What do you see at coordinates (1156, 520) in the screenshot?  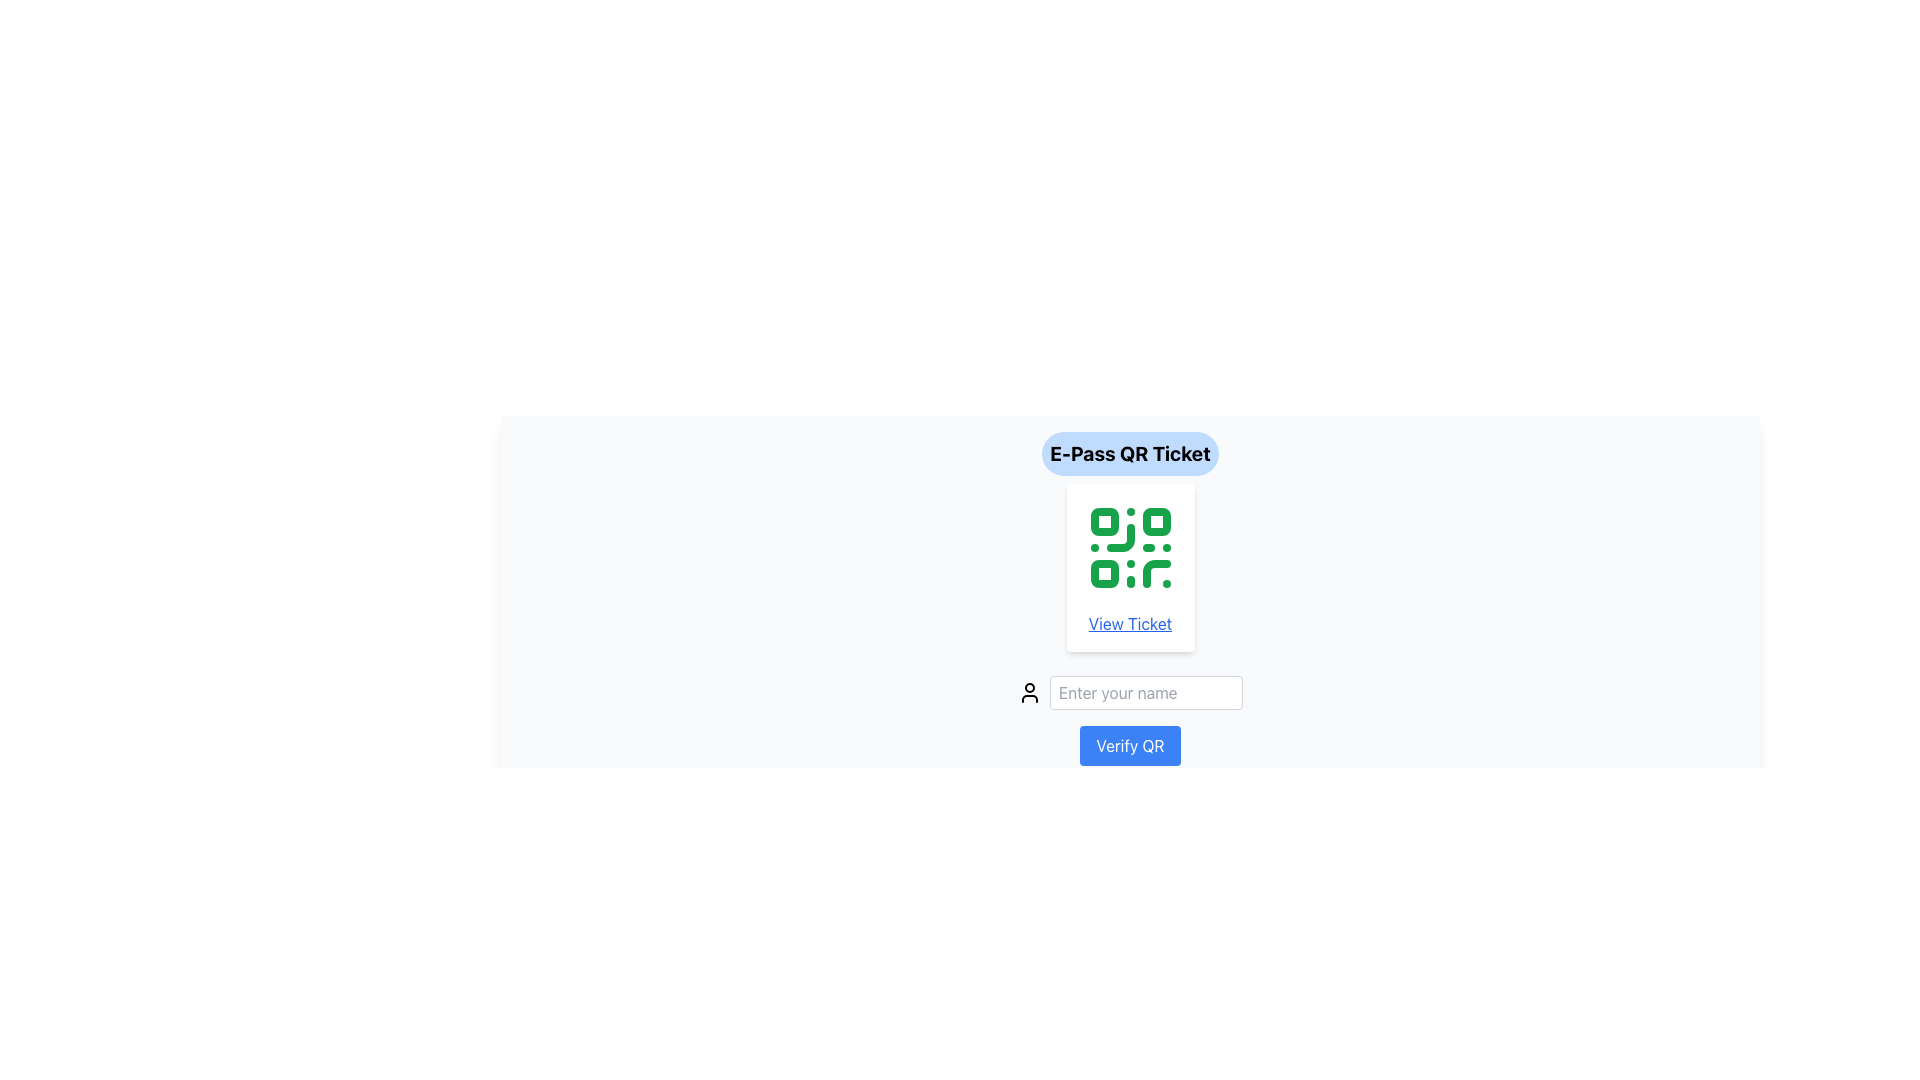 I see `the small green square located in the top-right corner of the QR code icon, which is part of the 'E-Pass QR Ticket' design` at bounding box center [1156, 520].